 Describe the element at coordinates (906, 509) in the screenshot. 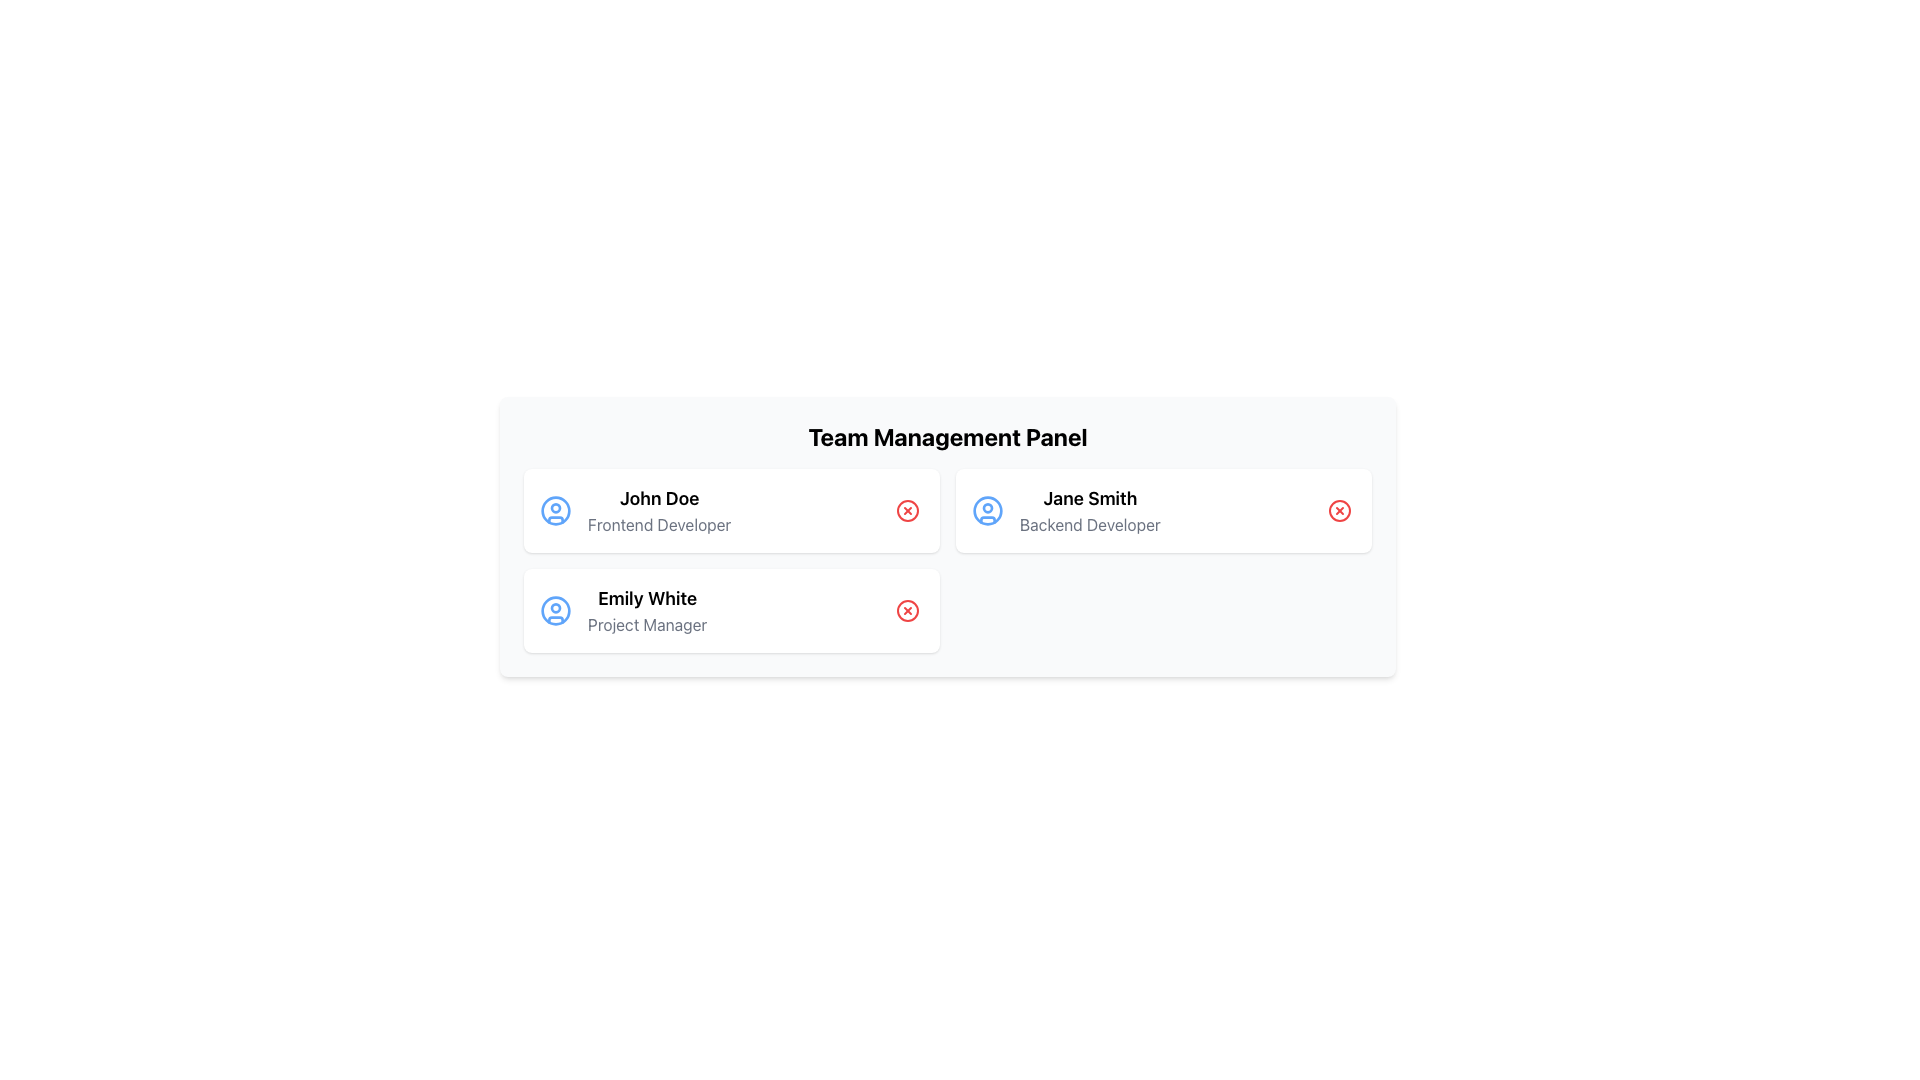

I see `the delete or close button located at the top-right corner of the 'John Doe' card within the 'Team Management Panel' layout` at that location.